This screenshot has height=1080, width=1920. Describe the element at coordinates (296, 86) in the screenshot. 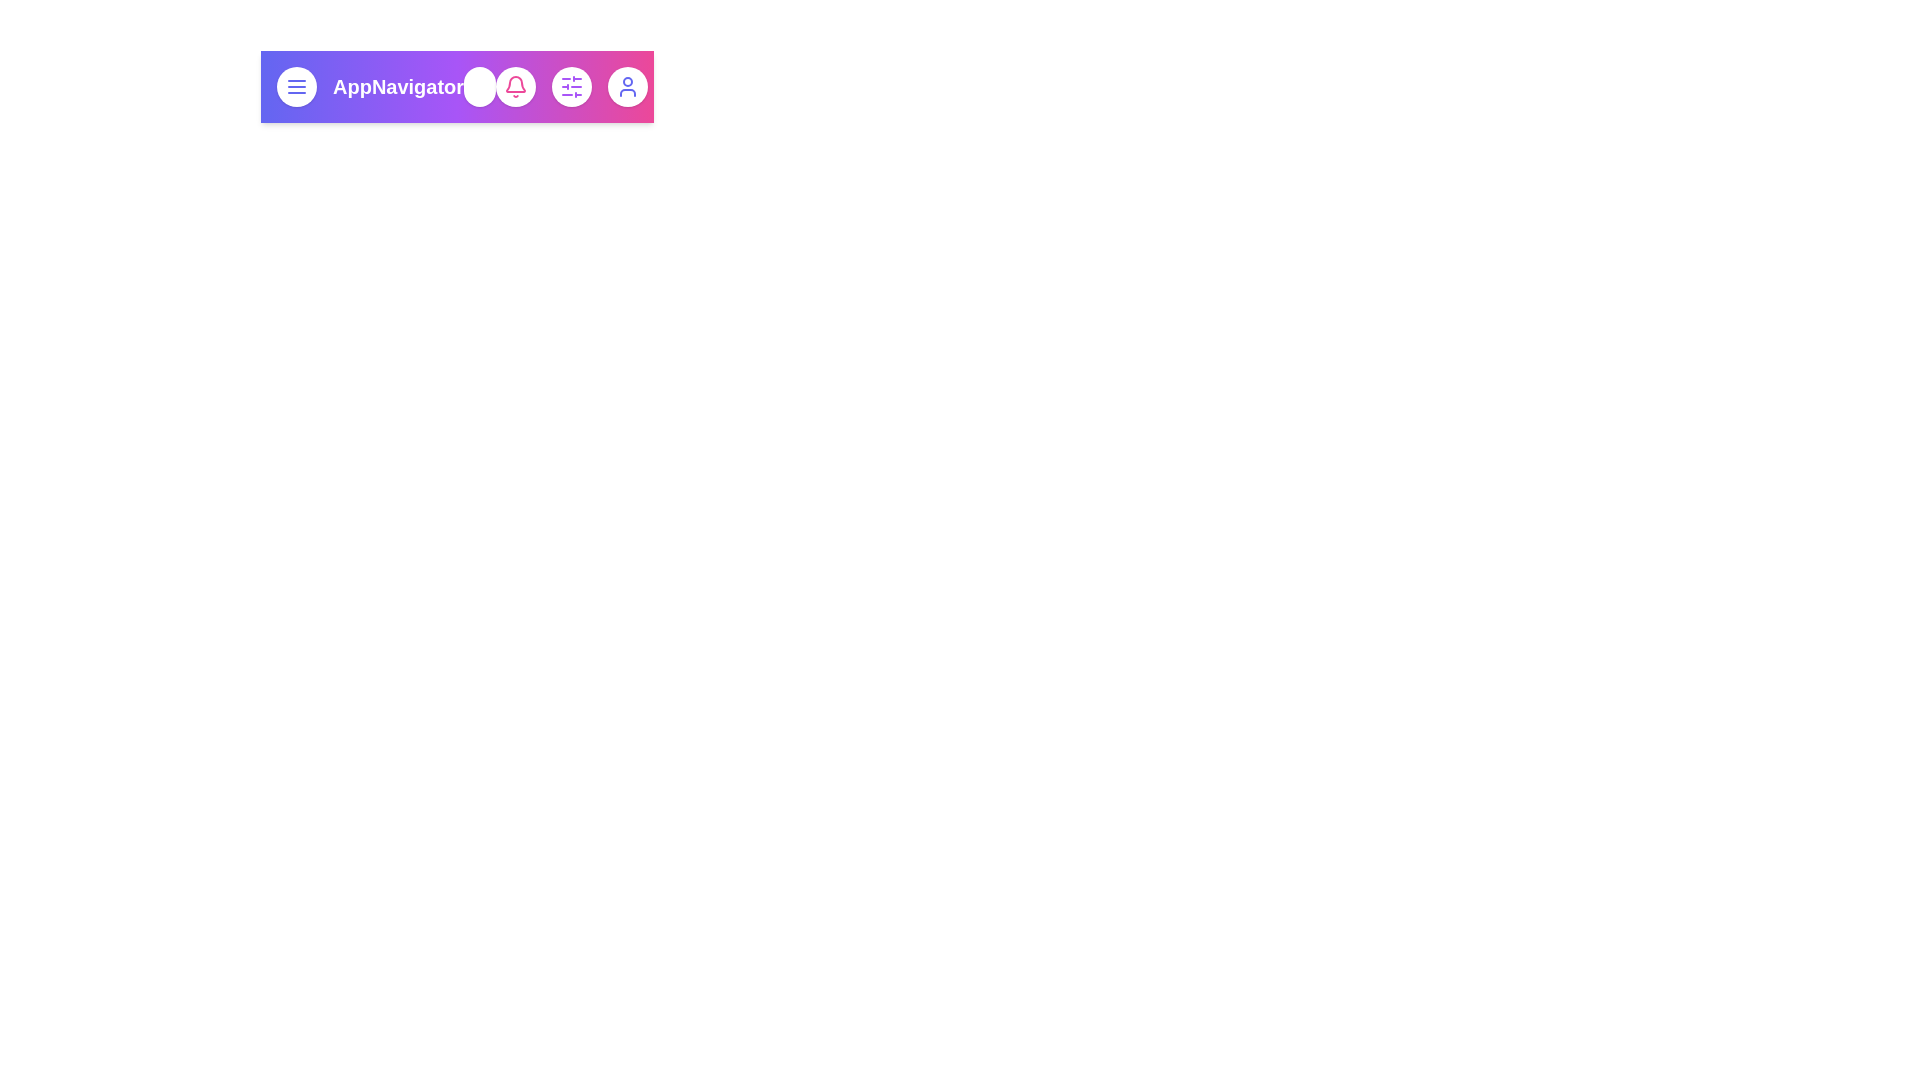

I see `menu button to open the navigation` at that location.